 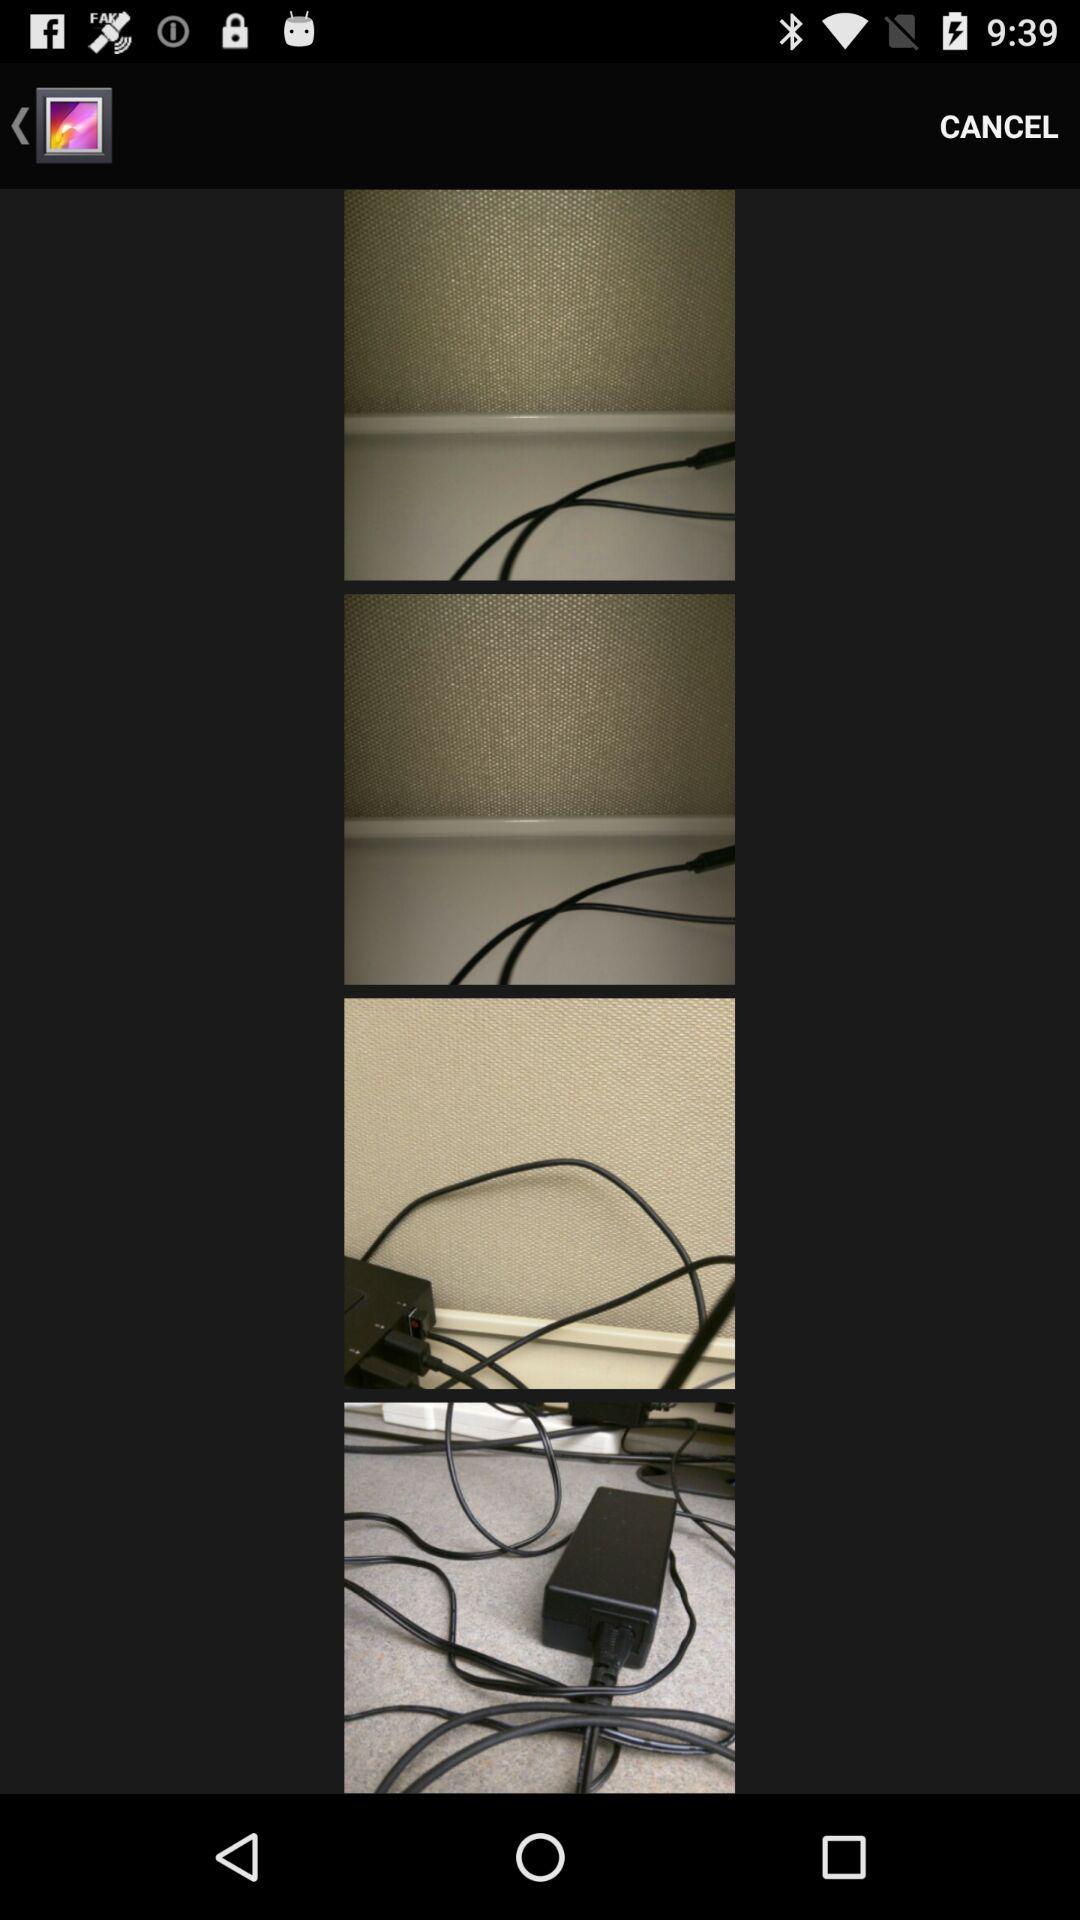 I want to click on cancel icon, so click(x=999, y=124).